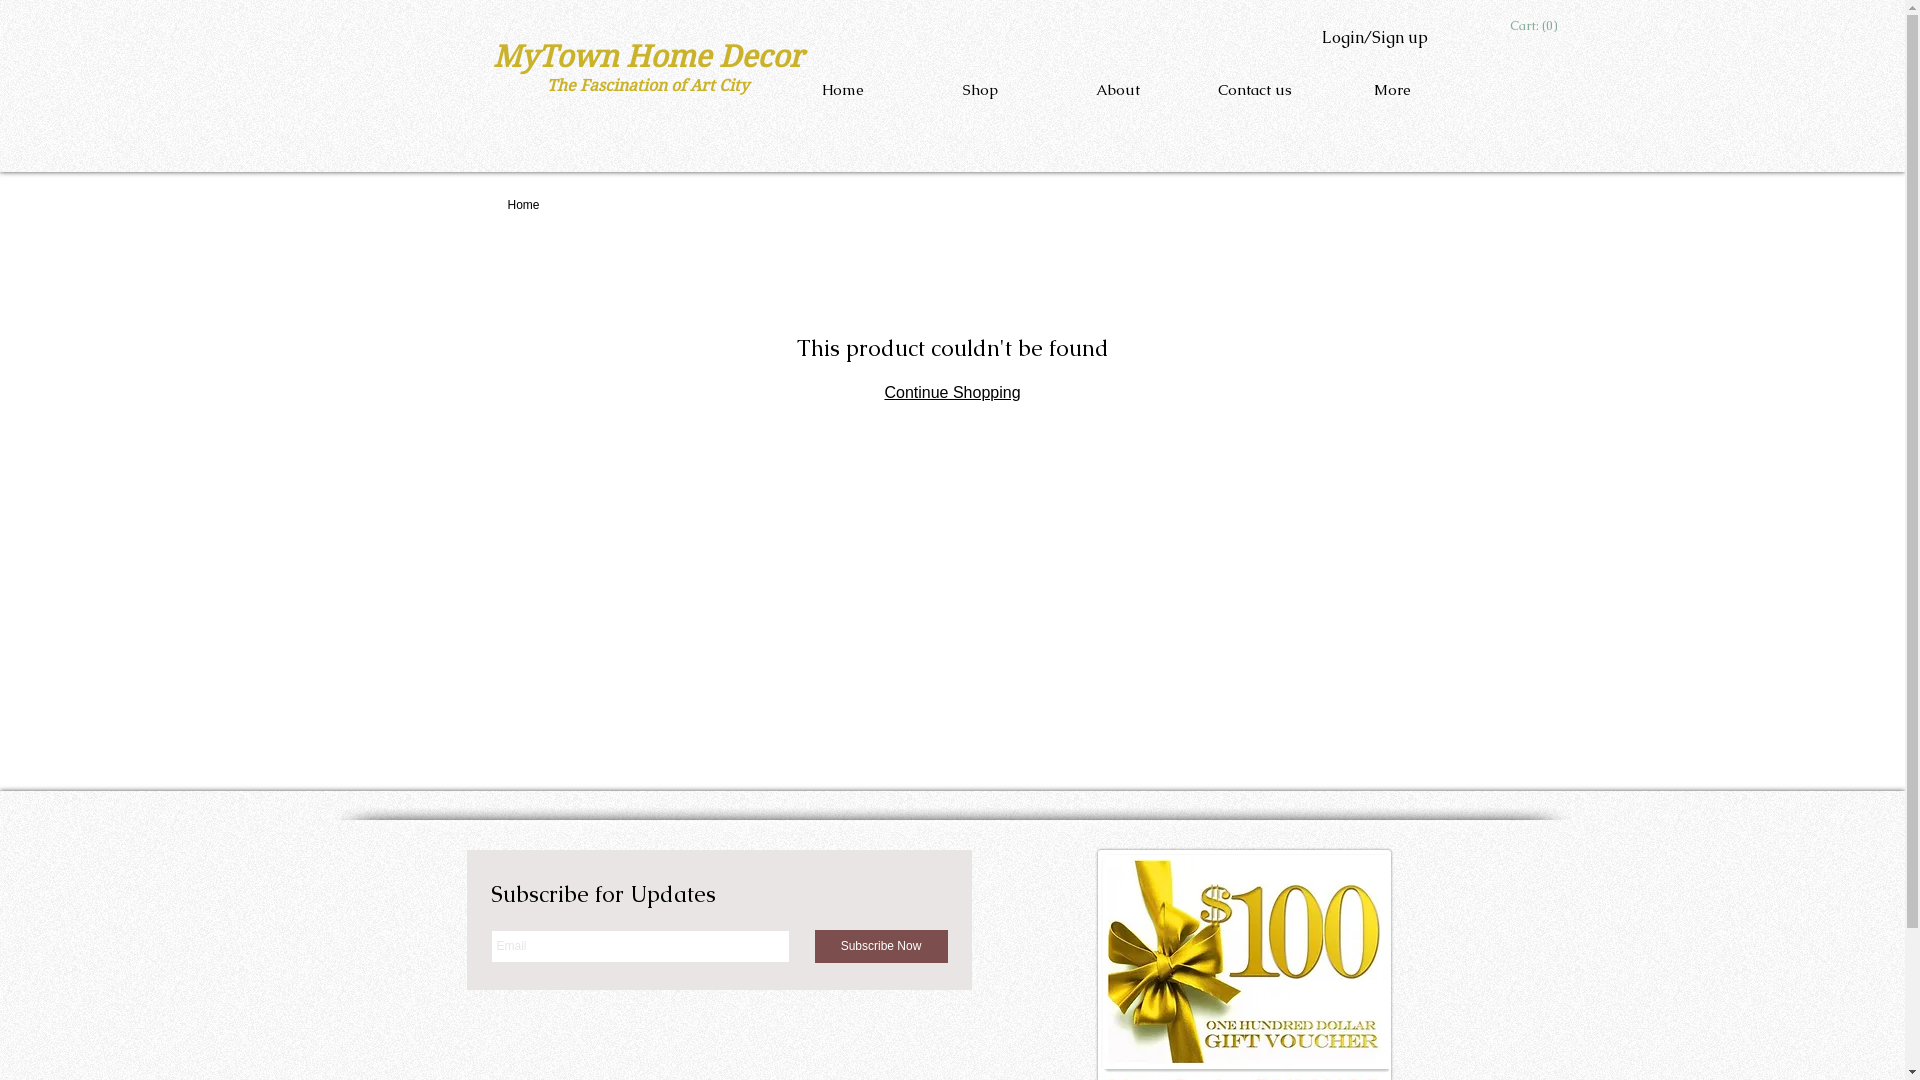 The image size is (1920, 1080). Describe the element at coordinates (1510, 25) in the screenshot. I see `'Cart: (0)'` at that location.